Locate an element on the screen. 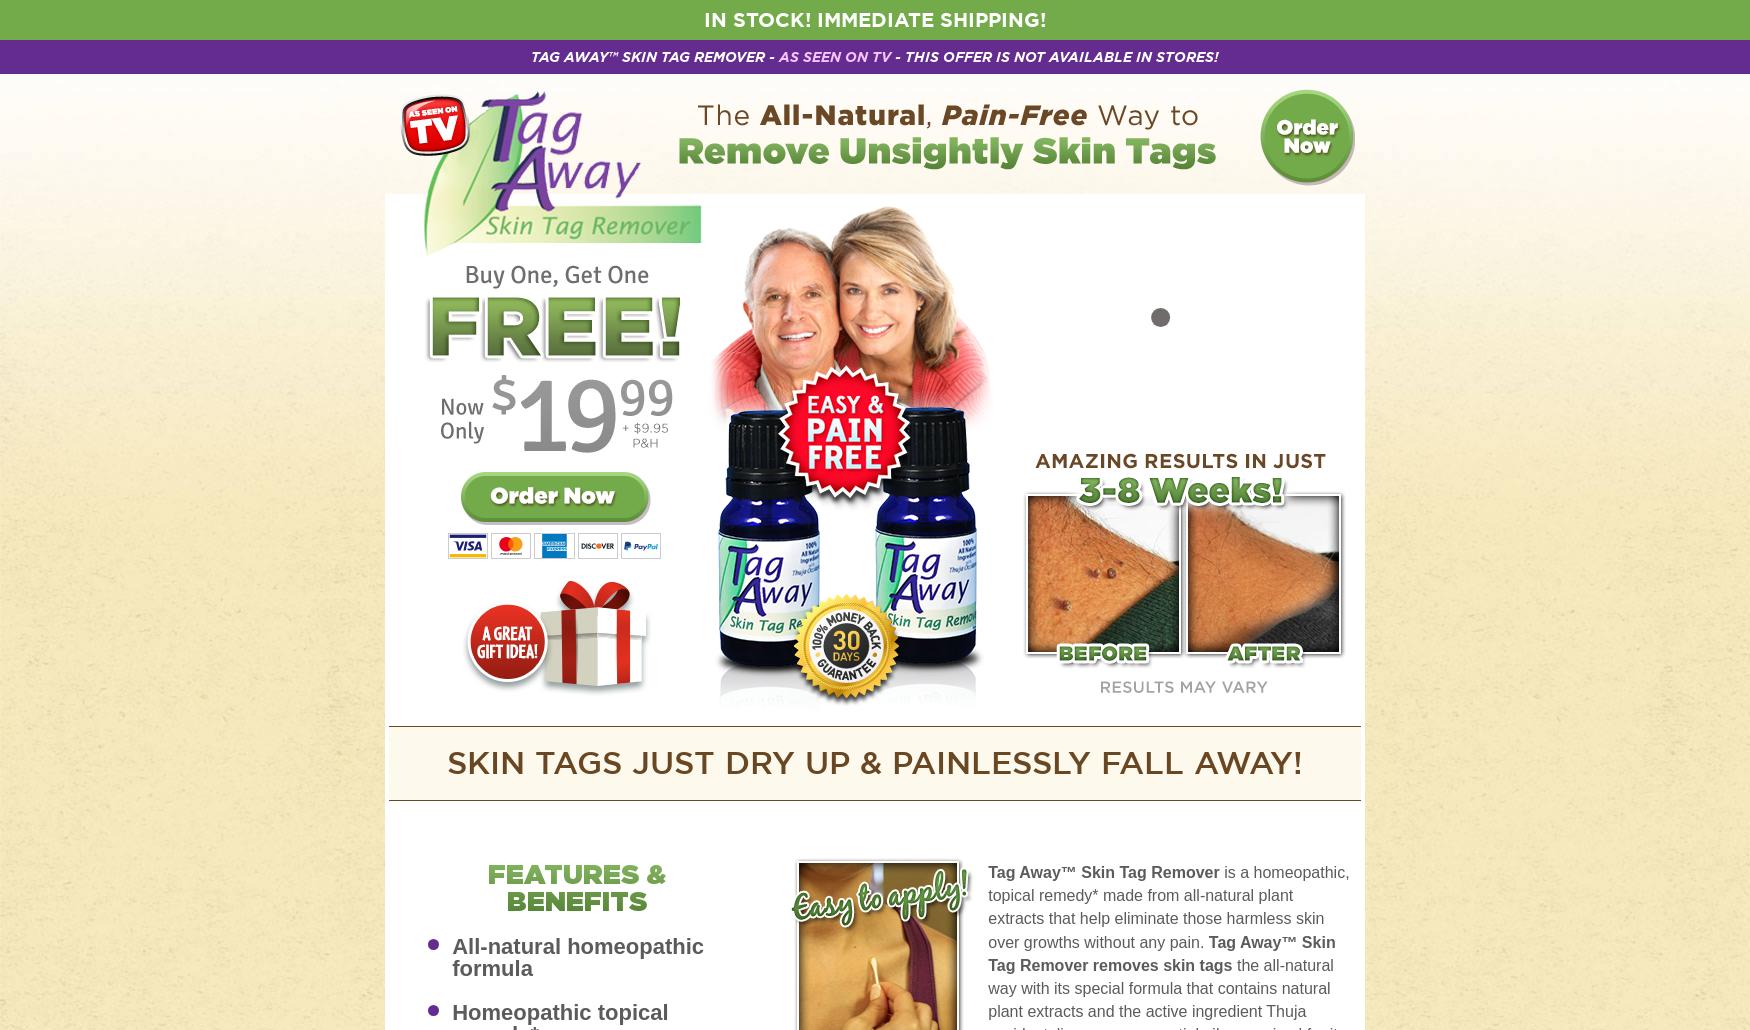 This screenshot has height=1030, width=1750. 'Tag Away™ Skin Tag Remover' is located at coordinates (1103, 871).